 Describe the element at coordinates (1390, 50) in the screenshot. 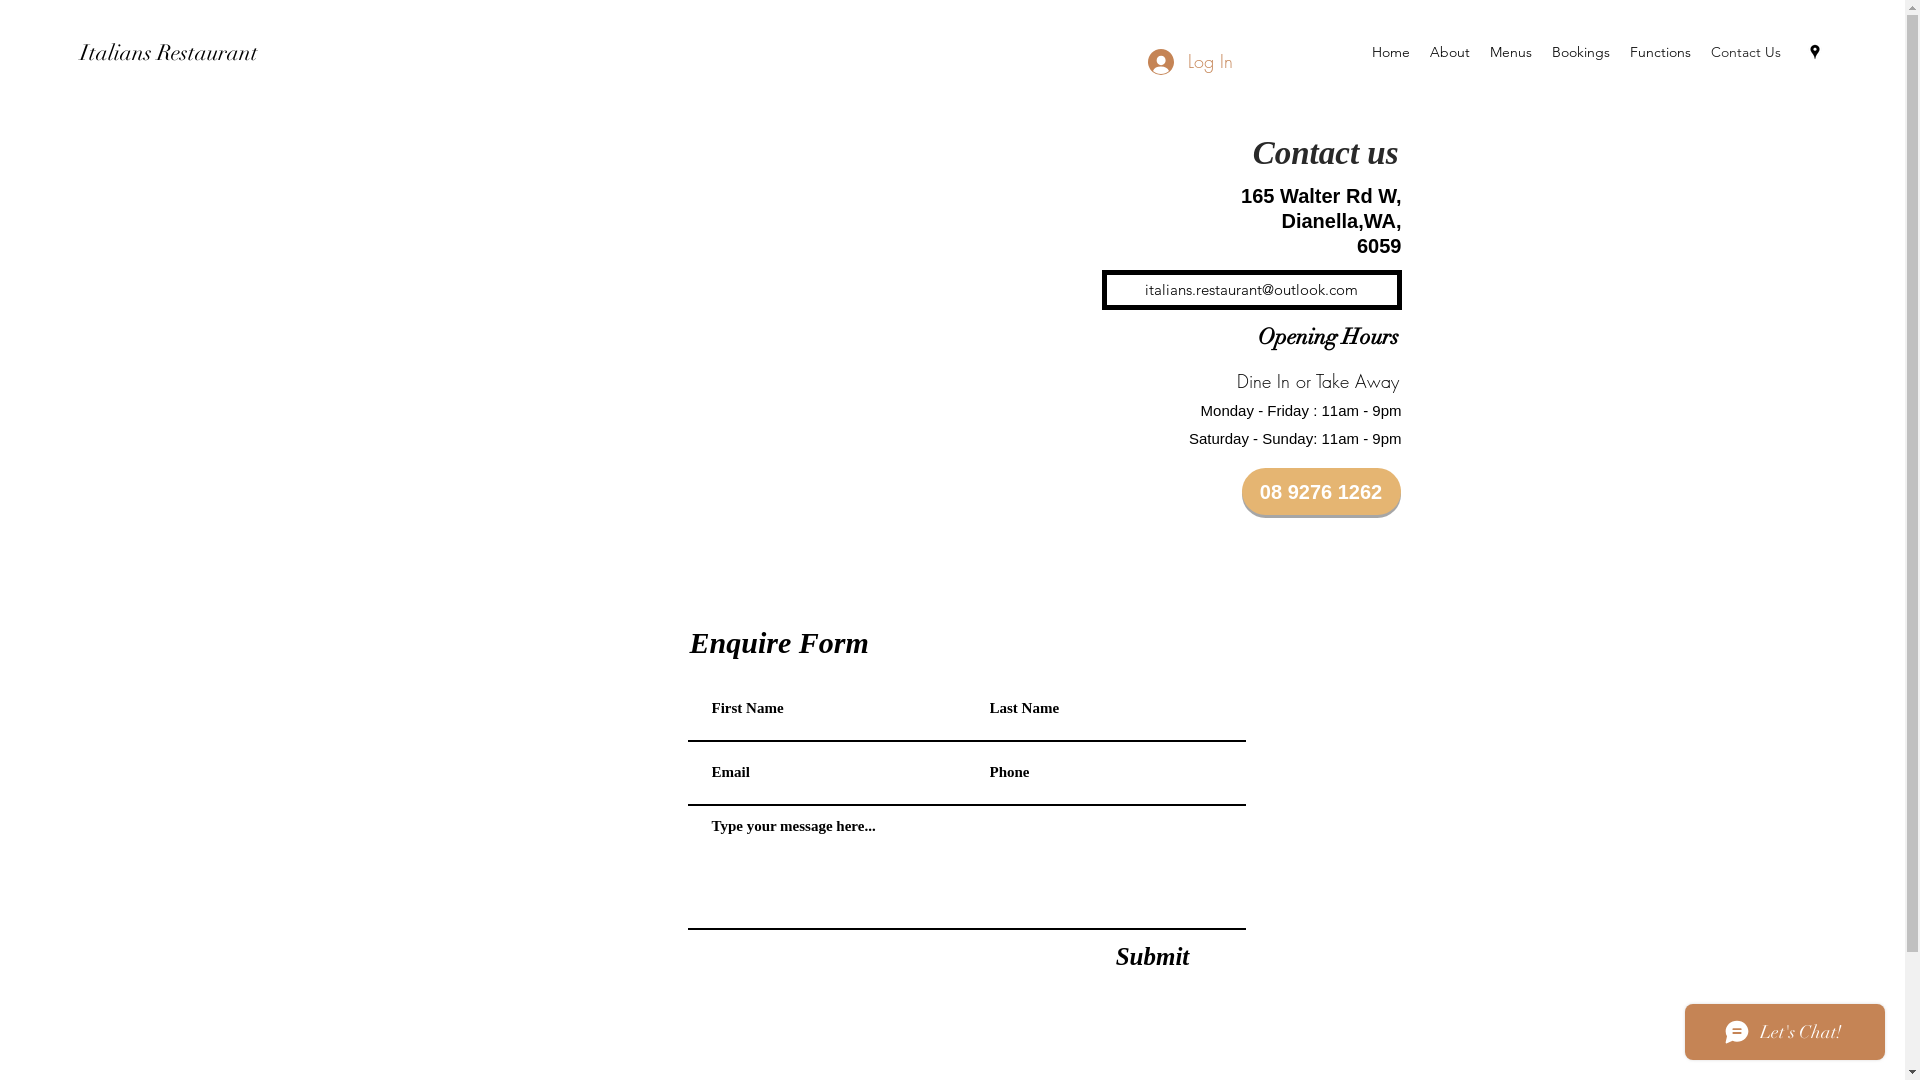

I see `'Home'` at that location.